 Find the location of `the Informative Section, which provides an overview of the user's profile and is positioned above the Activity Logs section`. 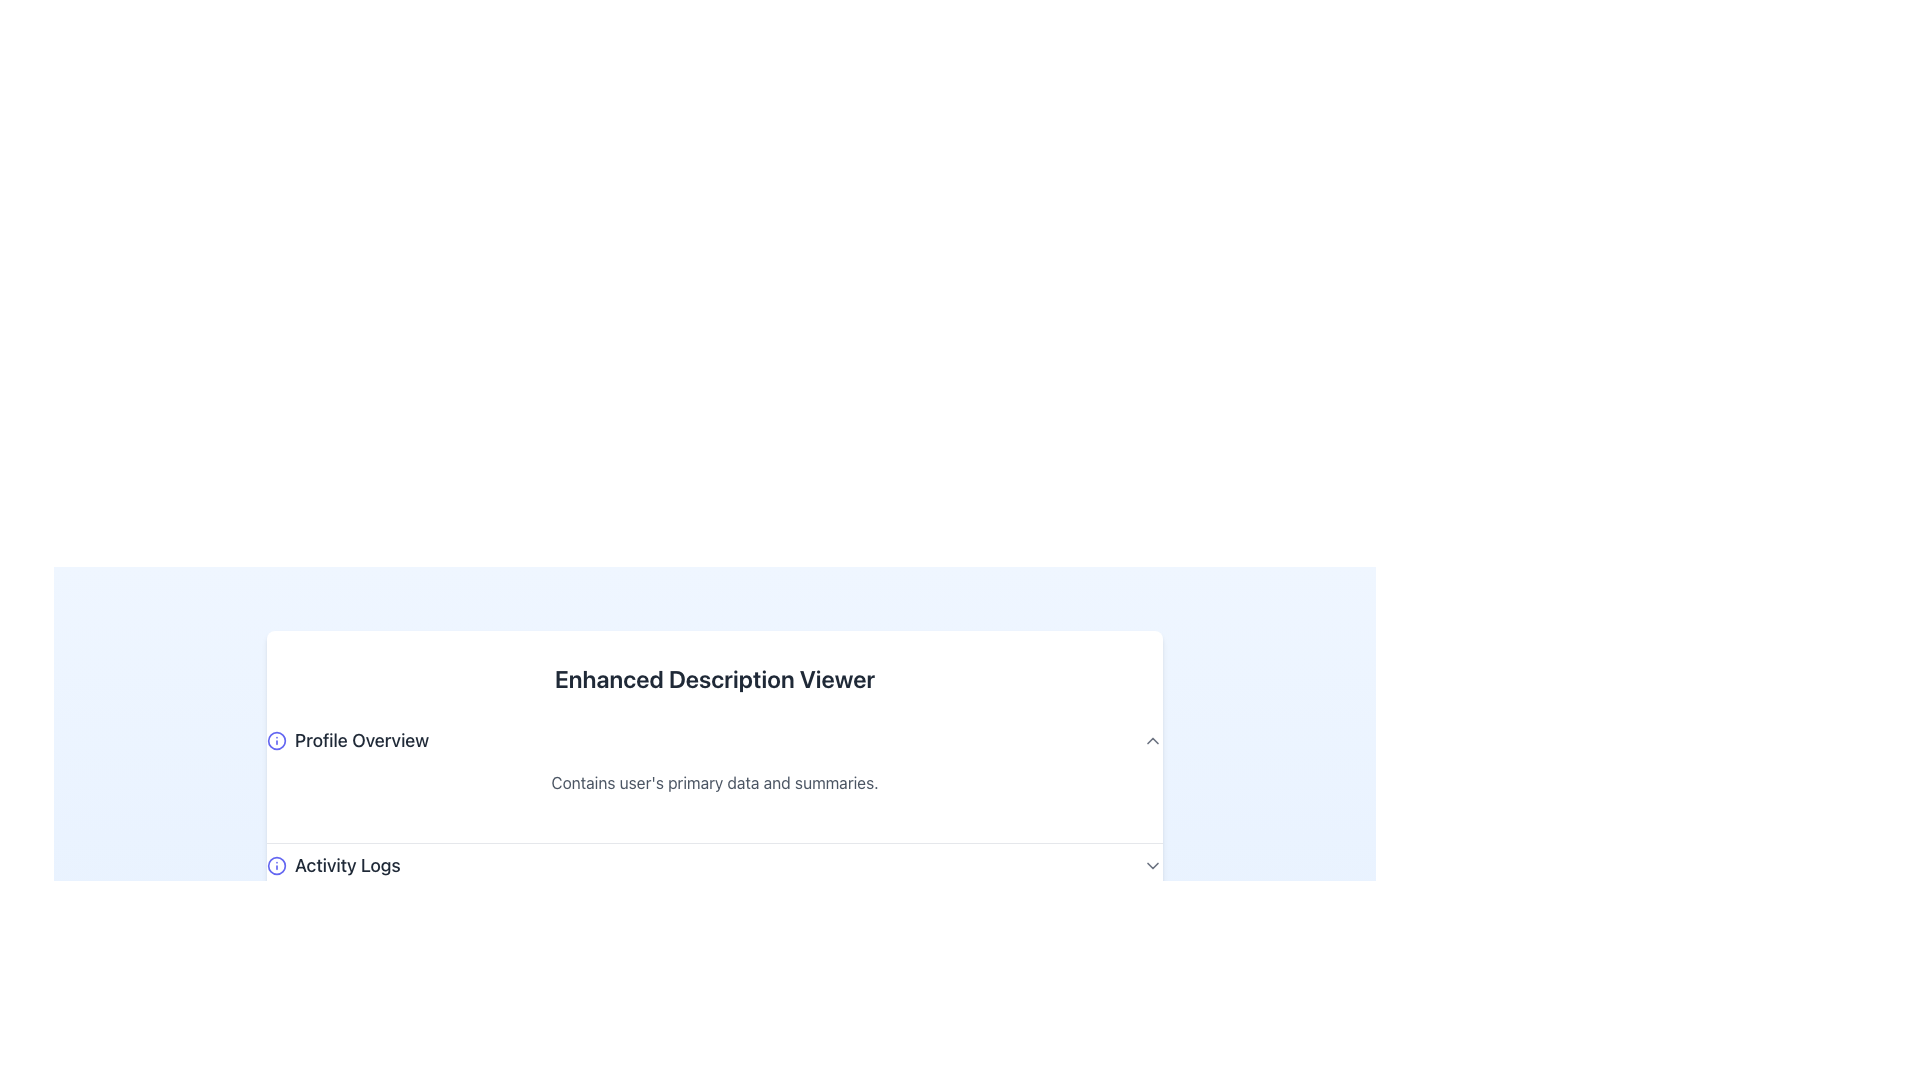

the Informative Section, which provides an overview of the user's profile and is positioned above the Activity Logs section is located at coordinates (715, 767).